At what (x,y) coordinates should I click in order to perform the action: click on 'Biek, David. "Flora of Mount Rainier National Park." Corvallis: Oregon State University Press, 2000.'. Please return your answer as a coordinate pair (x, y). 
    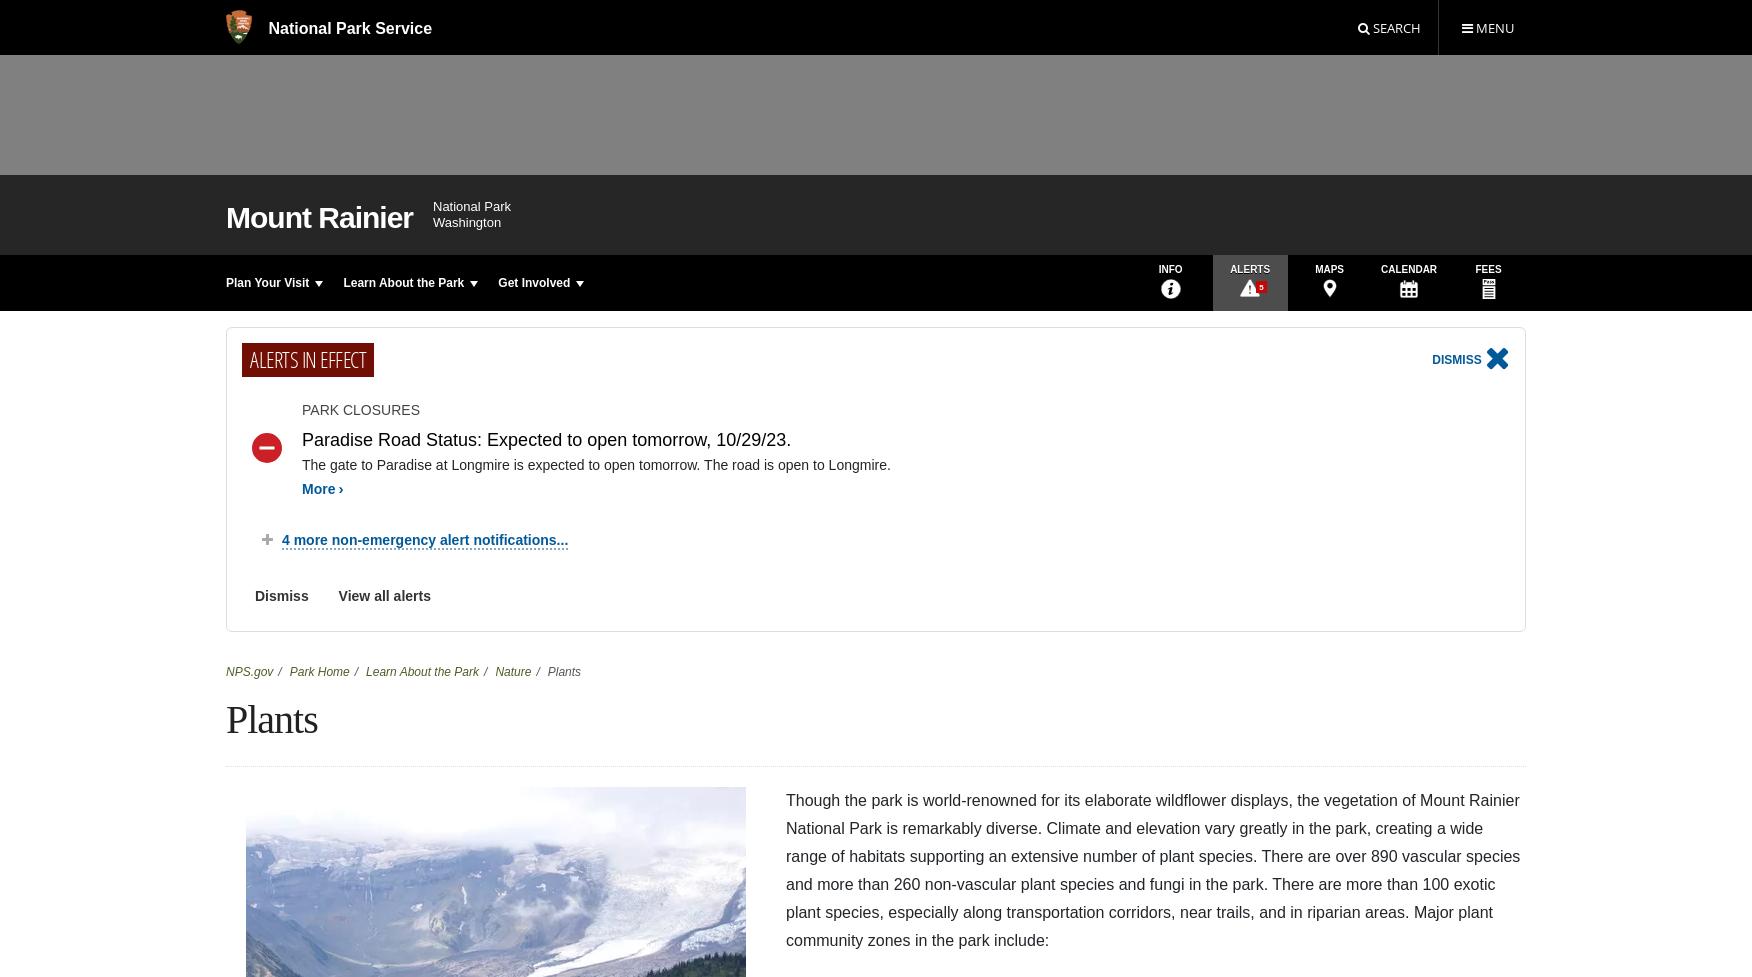
    Looking at the image, I should click on (576, 60).